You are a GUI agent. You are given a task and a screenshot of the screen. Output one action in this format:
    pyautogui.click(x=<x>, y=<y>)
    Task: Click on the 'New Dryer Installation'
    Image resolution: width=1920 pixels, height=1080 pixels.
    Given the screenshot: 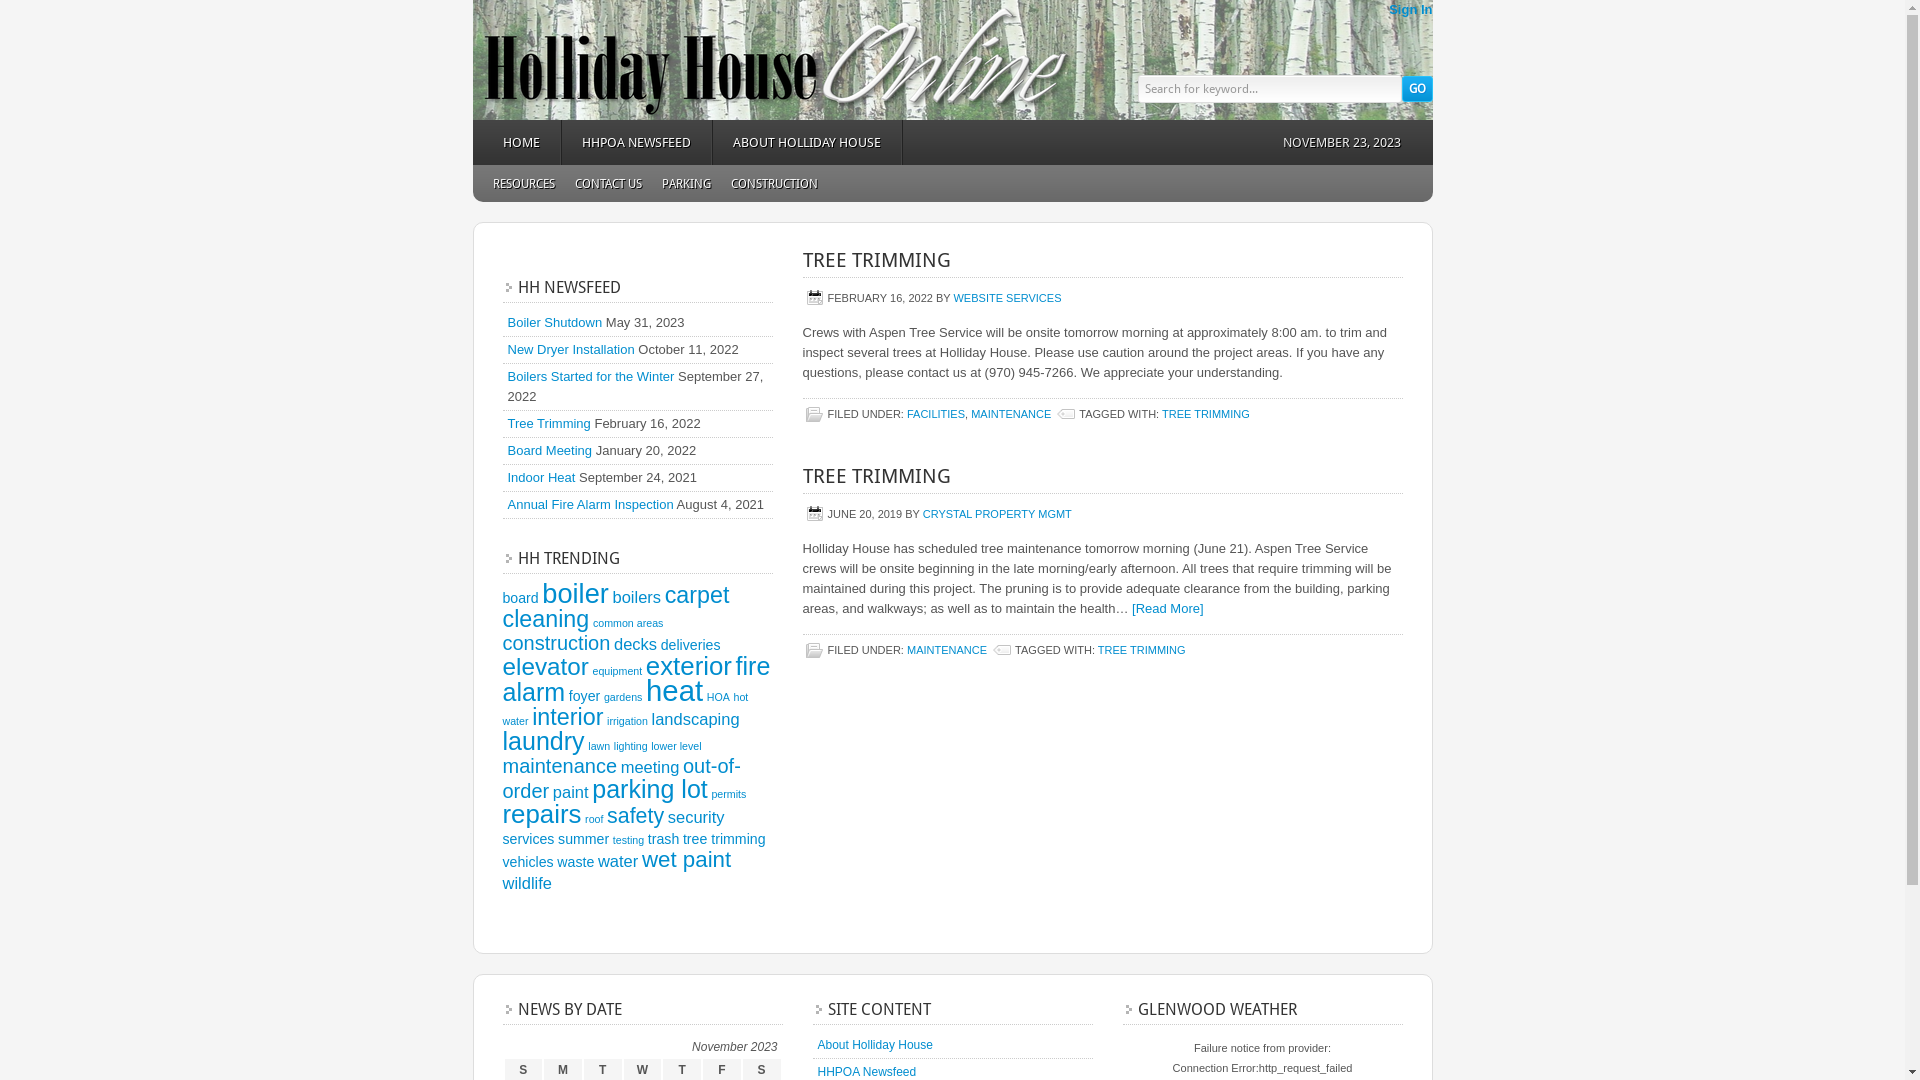 What is the action you would take?
    pyautogui.click(x=570, y=348)
    